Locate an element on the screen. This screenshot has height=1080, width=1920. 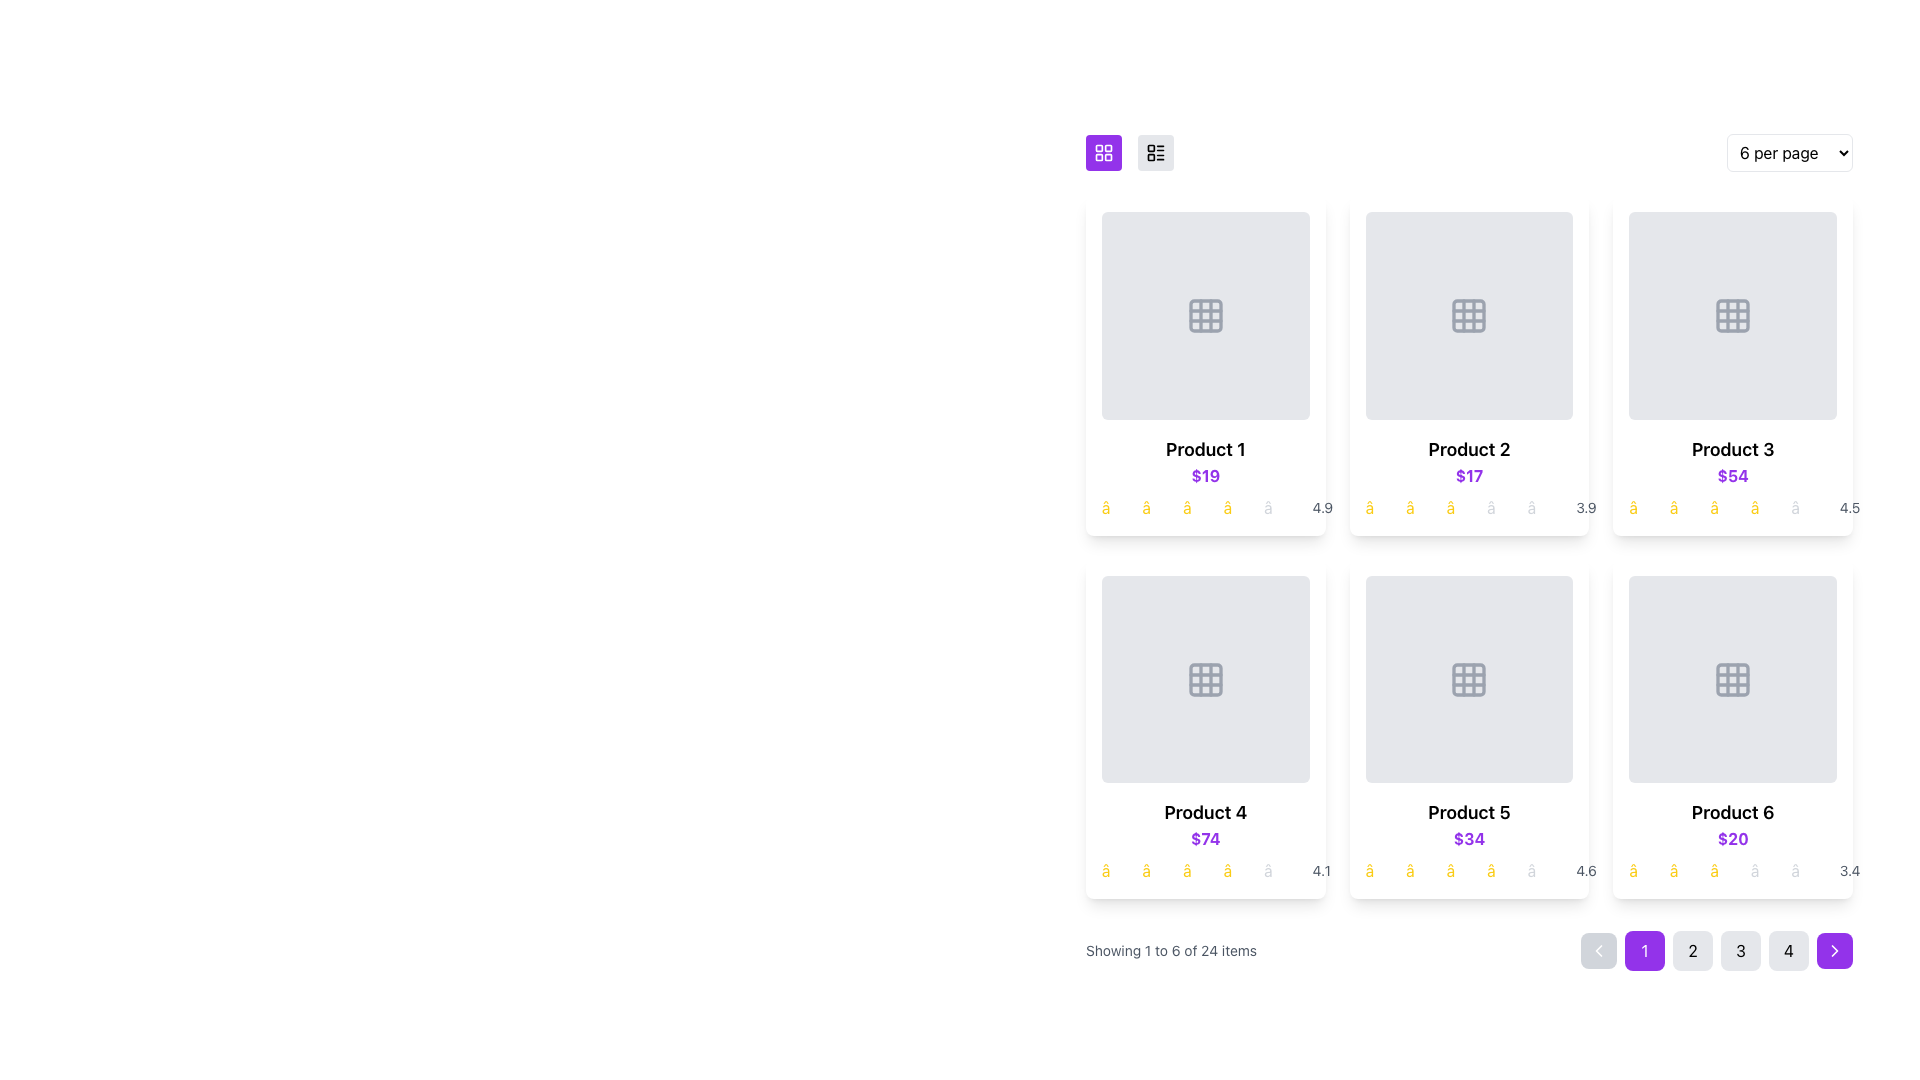
the bold, purple-colored text label displaying the price '$17', which is located underneath the product title 'Product 2' in the product grid is located at coordinates (1469, 475).